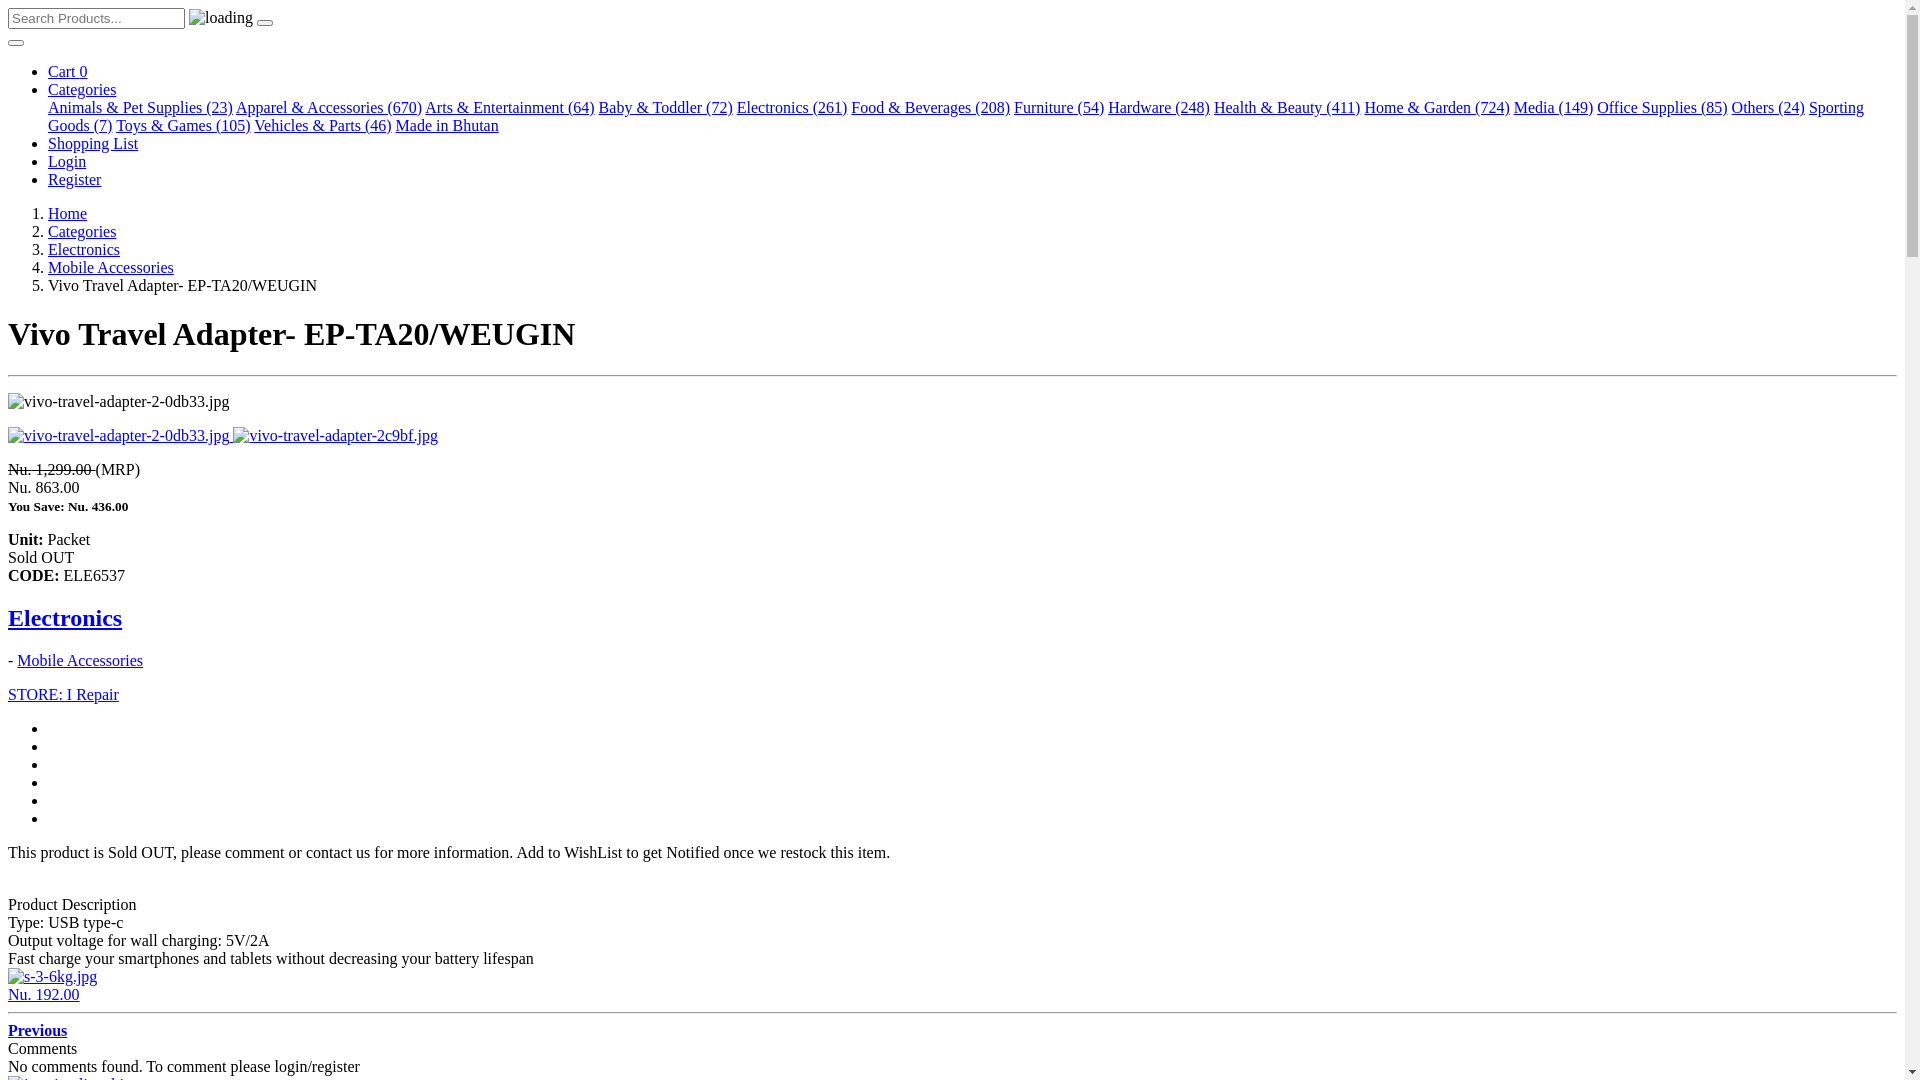  What do you see at coordinates (253, 125) in the screenshot?
I see `'Vehicles & Parts (46)'` at bounding box center [253, 125].